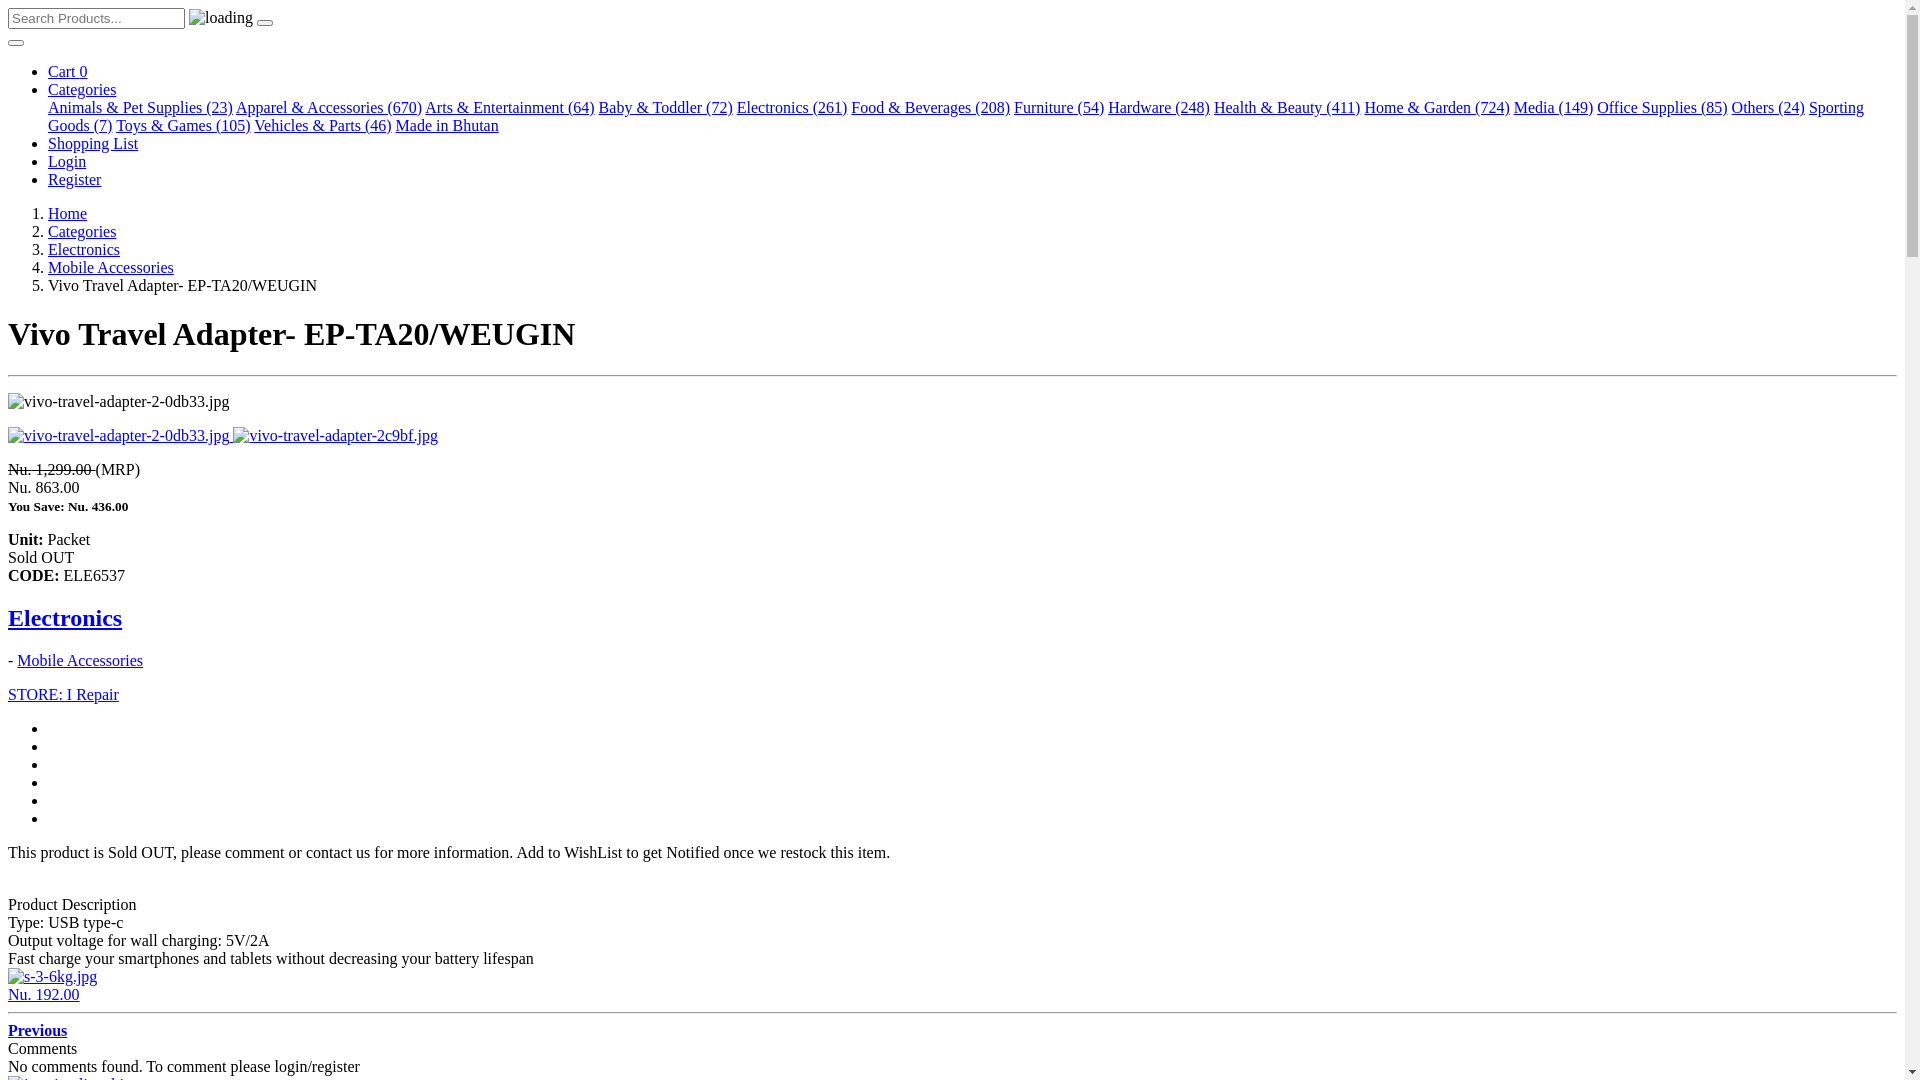  What do you see at coordinates (253, 125) in the screenshot?
I see `'Vehicles & Parts (46)'` at bounding box center [253, 125].